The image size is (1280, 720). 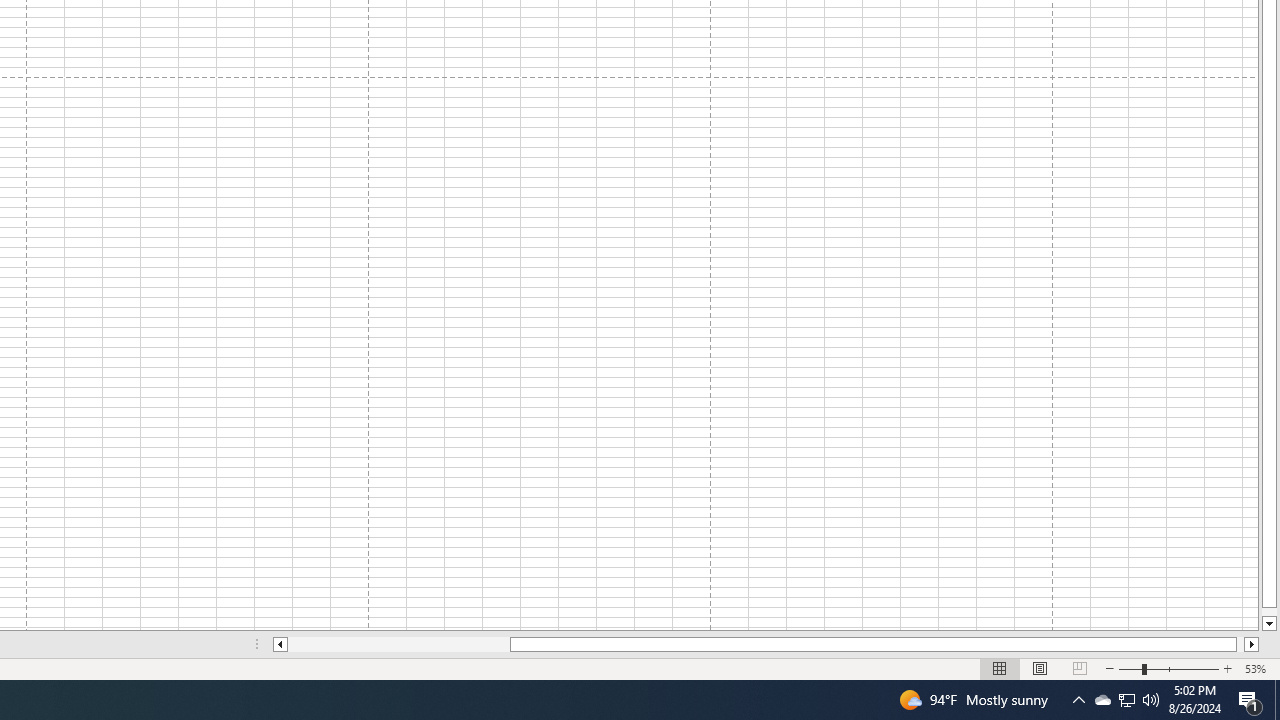 I want to click on 'Zoom In', so click(x=1226, y=669).